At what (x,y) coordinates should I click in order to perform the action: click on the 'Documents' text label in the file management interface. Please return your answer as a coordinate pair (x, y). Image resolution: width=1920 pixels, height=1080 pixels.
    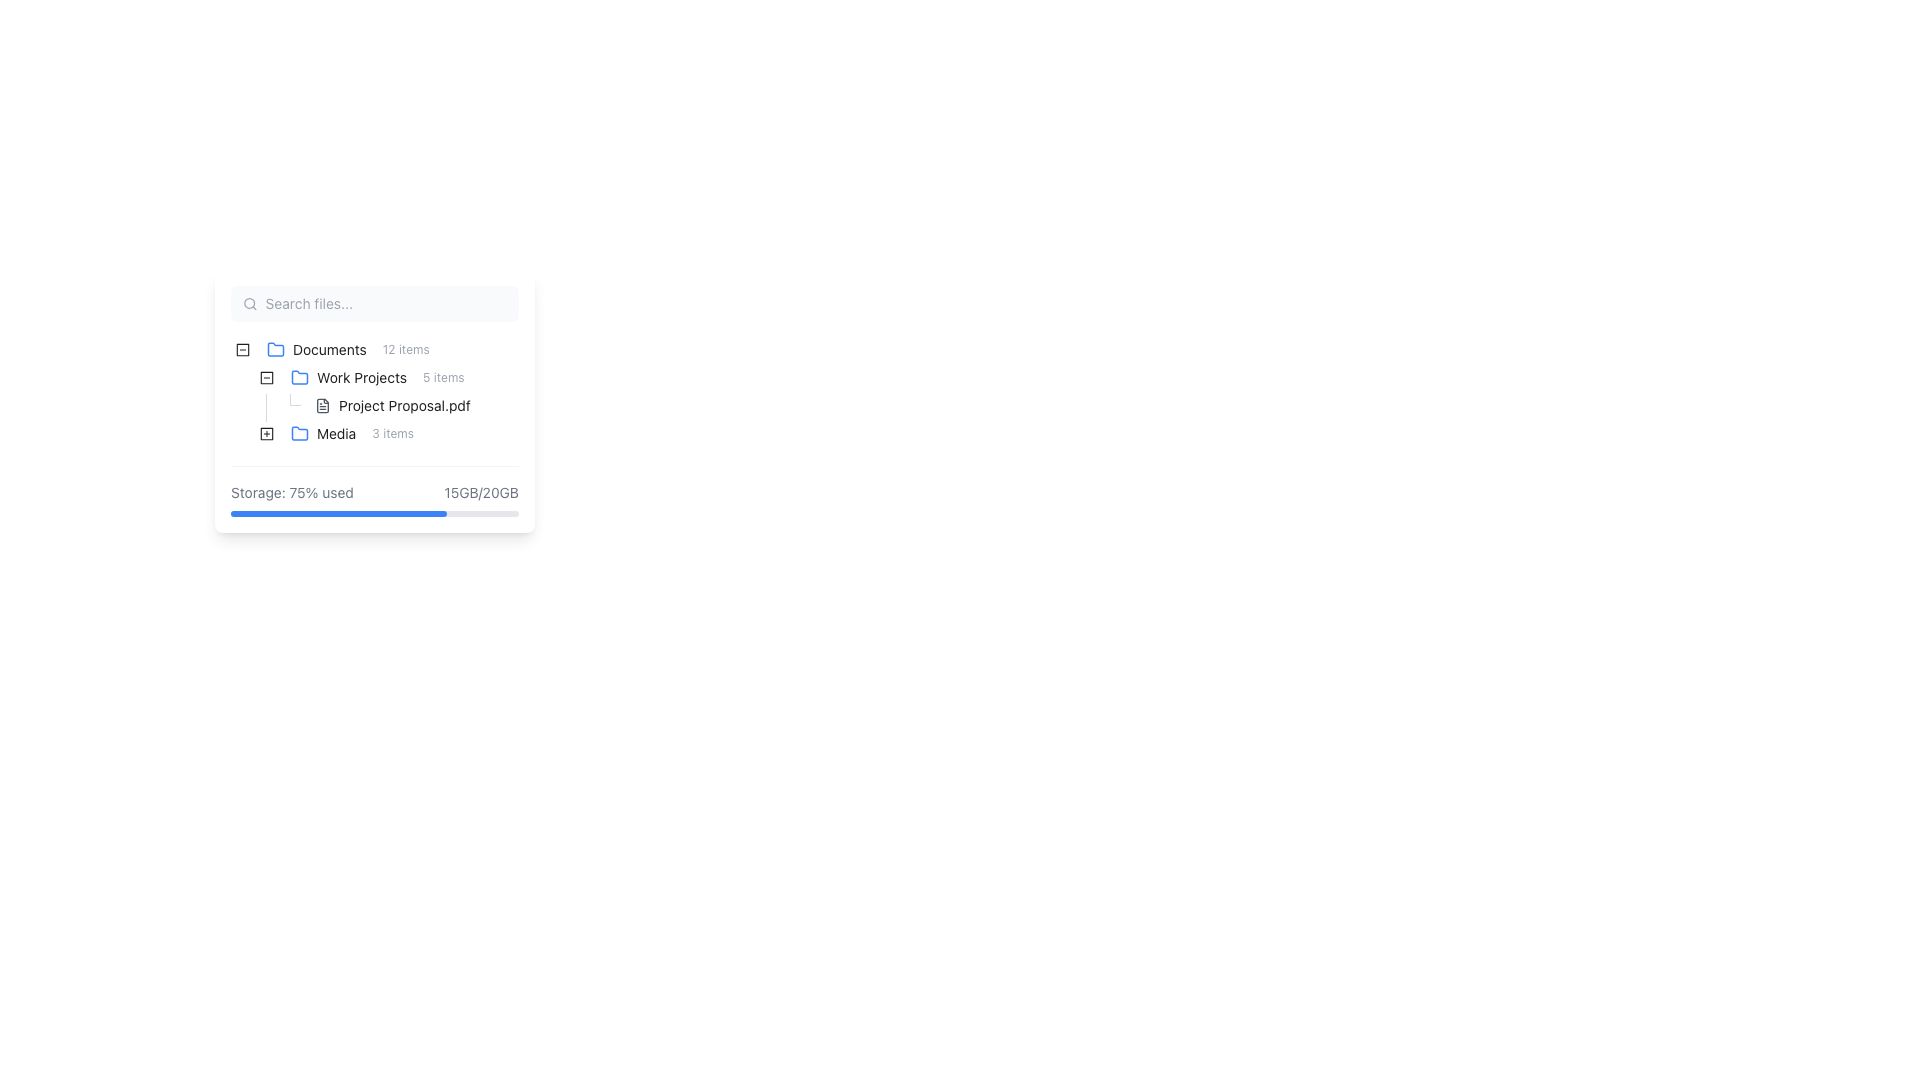
    Looking at the image, I should click on (329, 349).